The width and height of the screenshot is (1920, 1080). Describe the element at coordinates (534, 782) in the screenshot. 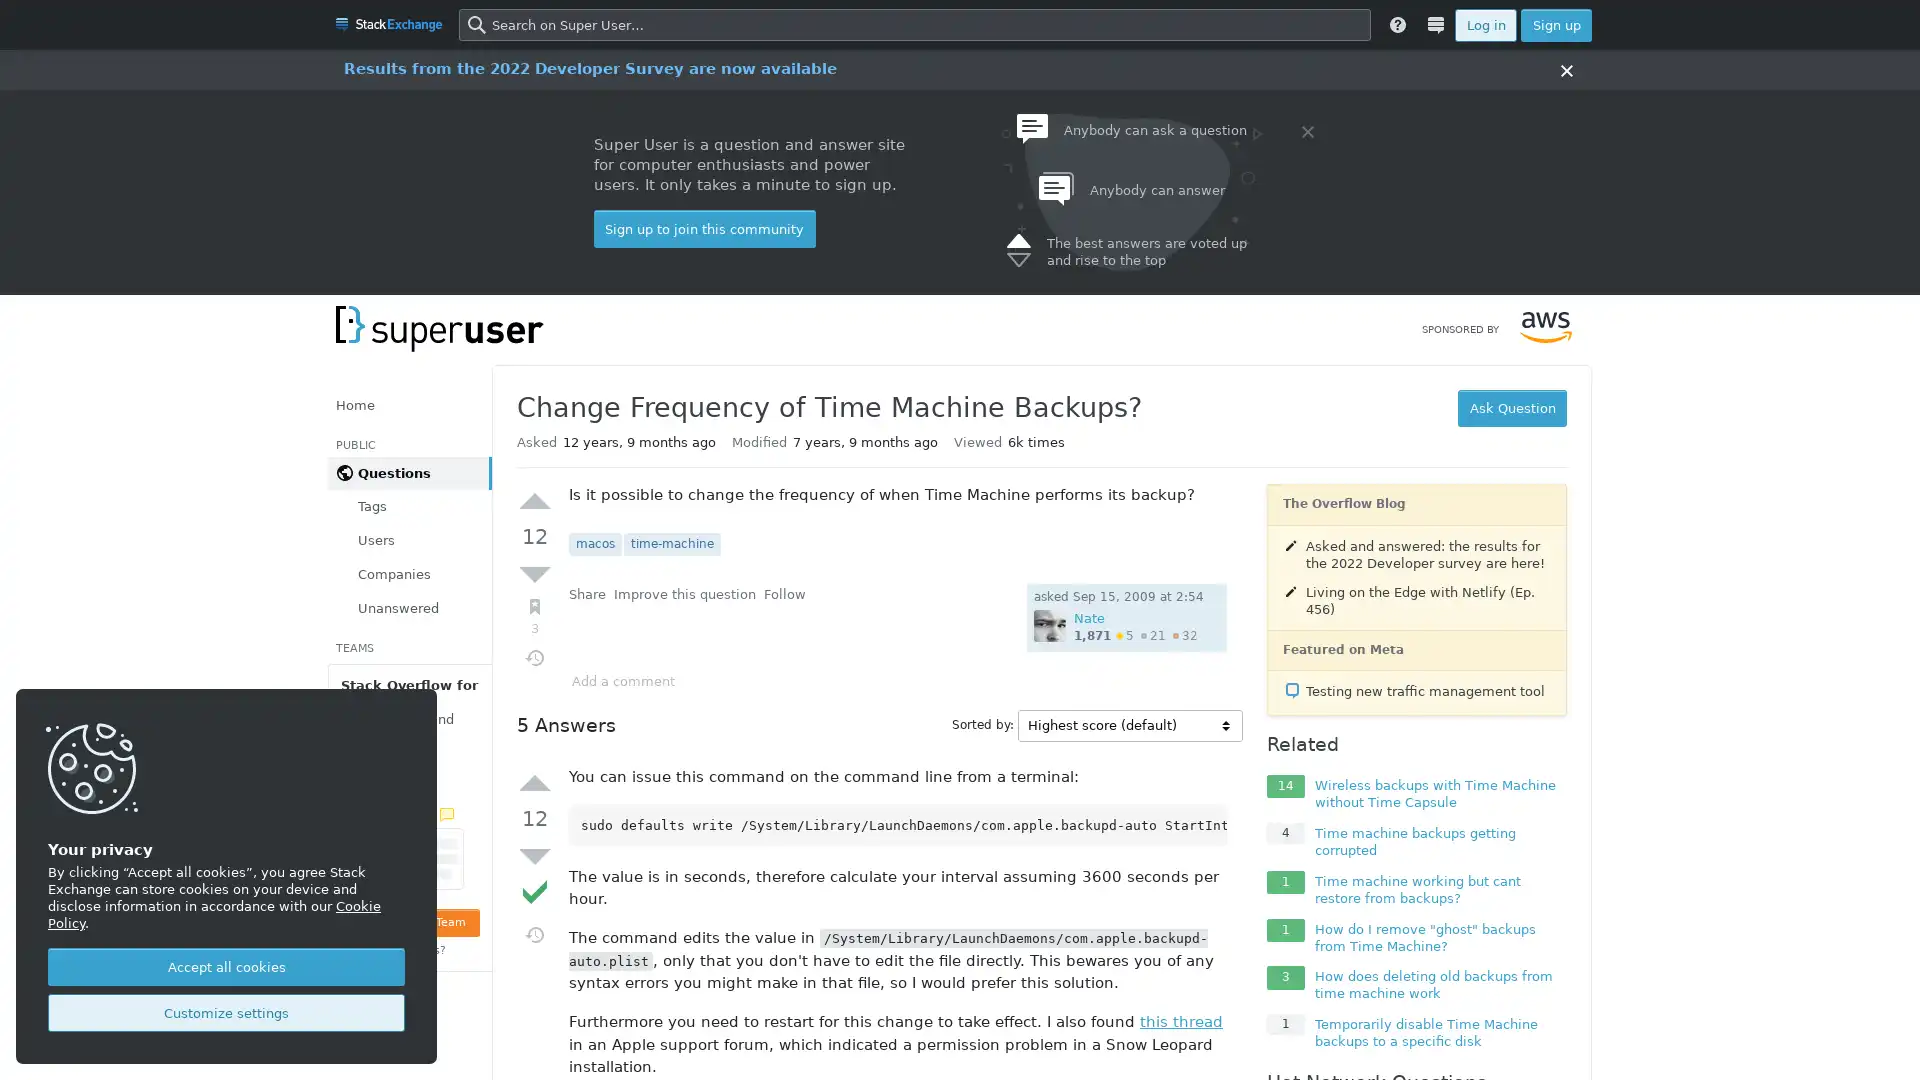

I see `Up vote` at that location.